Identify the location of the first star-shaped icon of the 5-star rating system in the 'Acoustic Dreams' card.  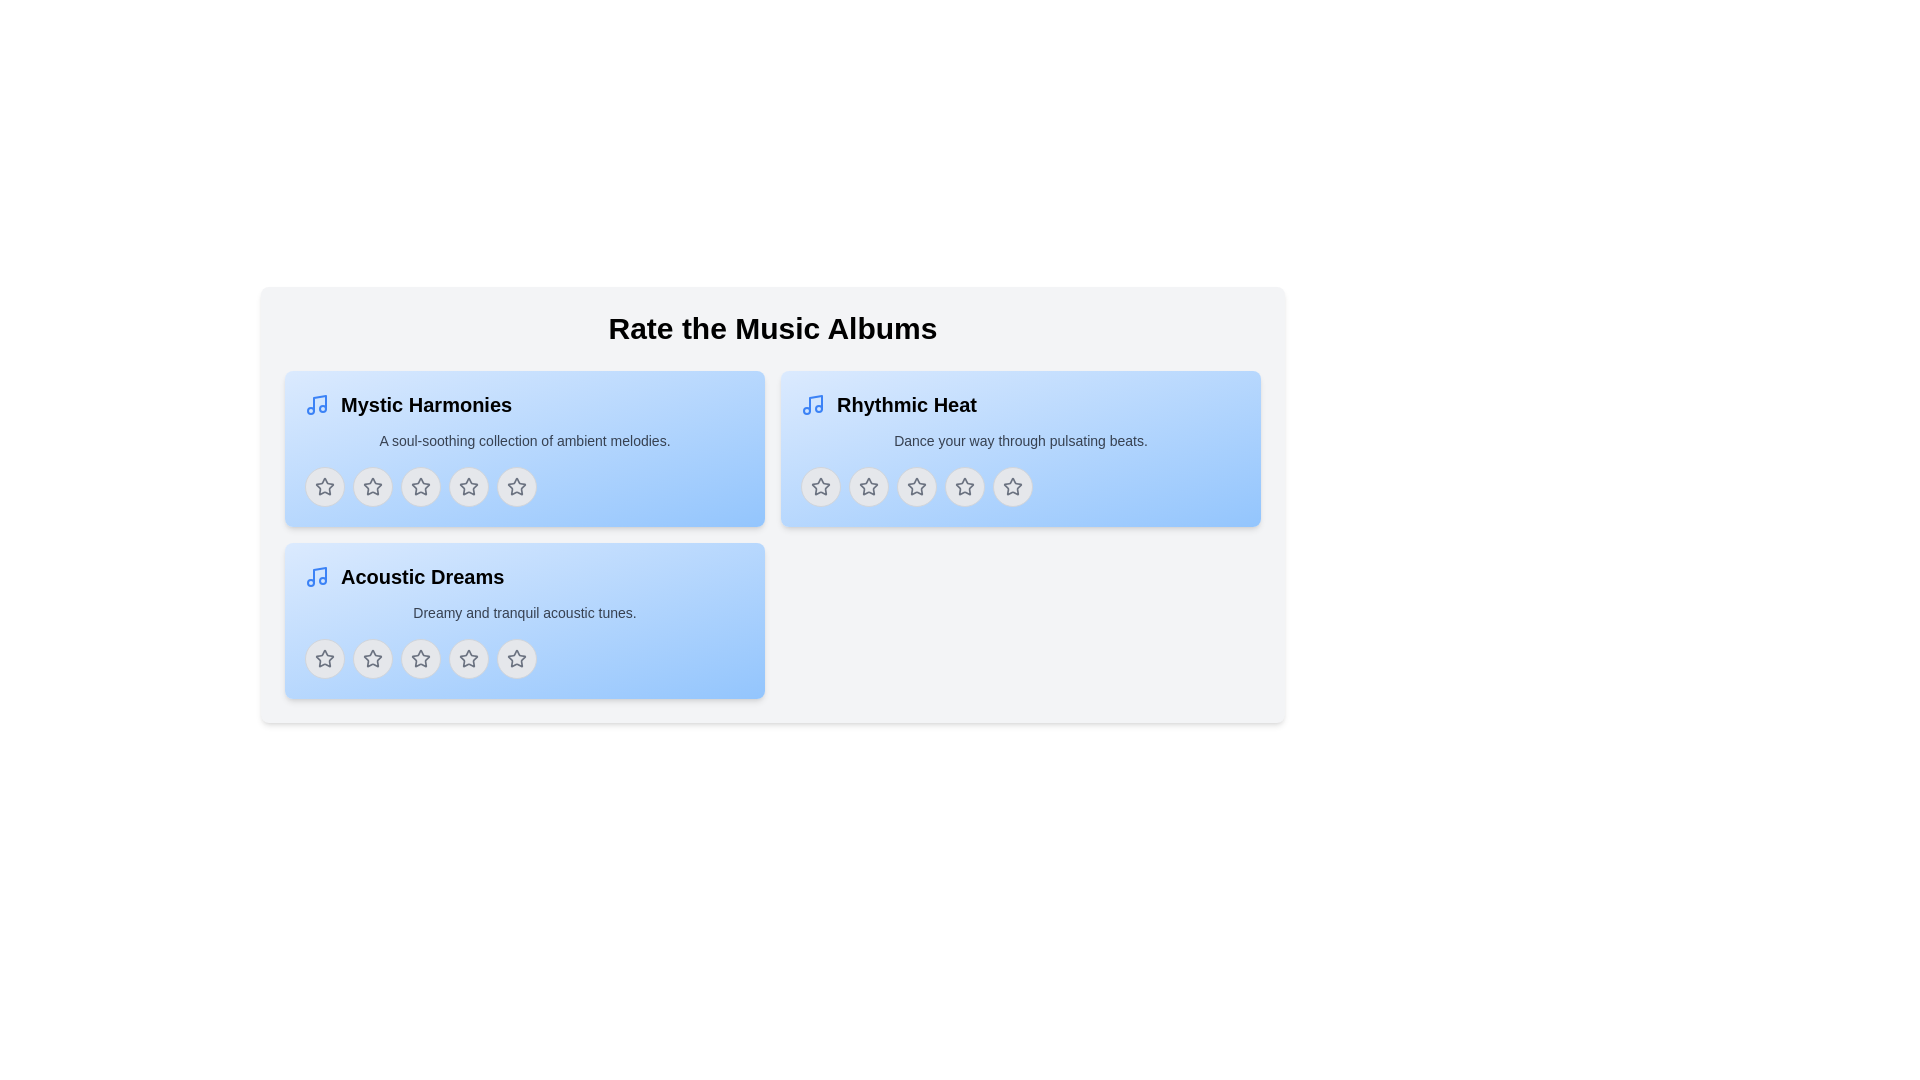
(325, 659).